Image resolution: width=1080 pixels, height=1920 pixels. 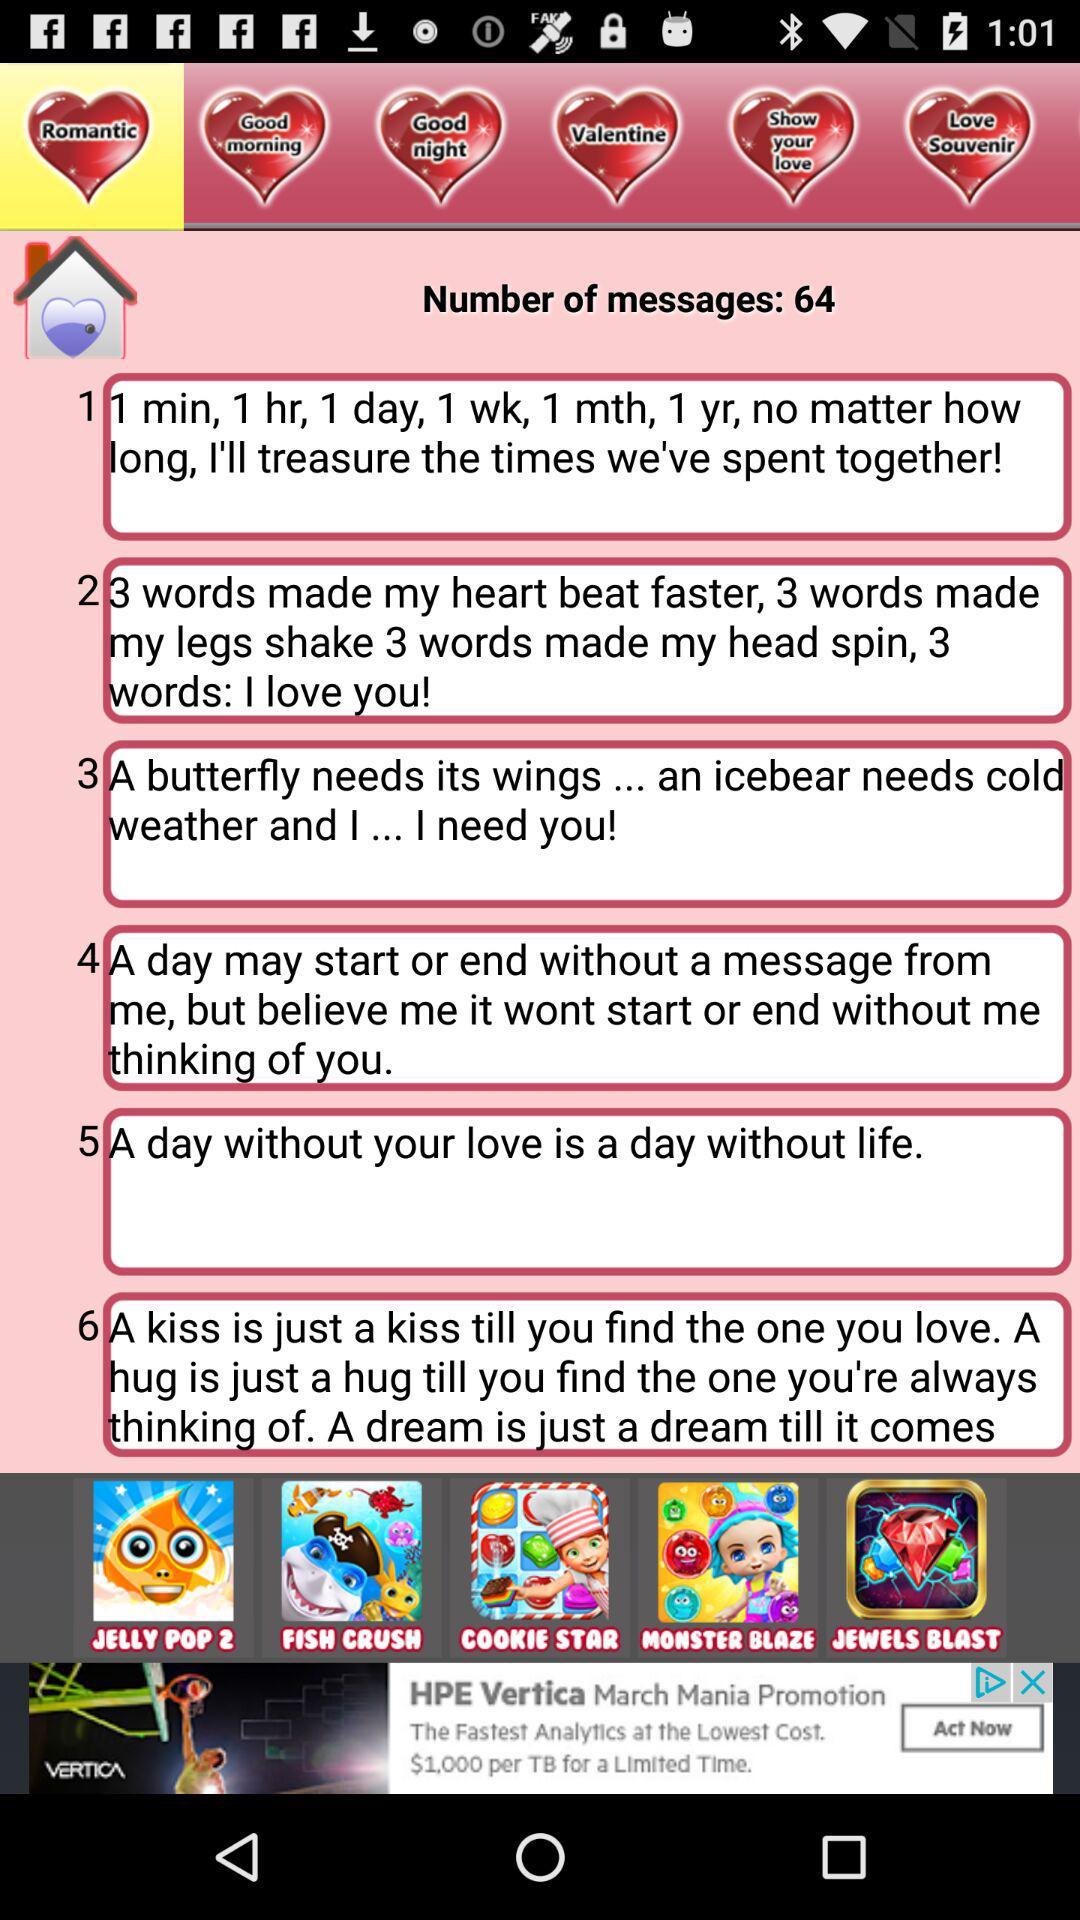 I want to click on this tile, so click(x=162, y=1566).